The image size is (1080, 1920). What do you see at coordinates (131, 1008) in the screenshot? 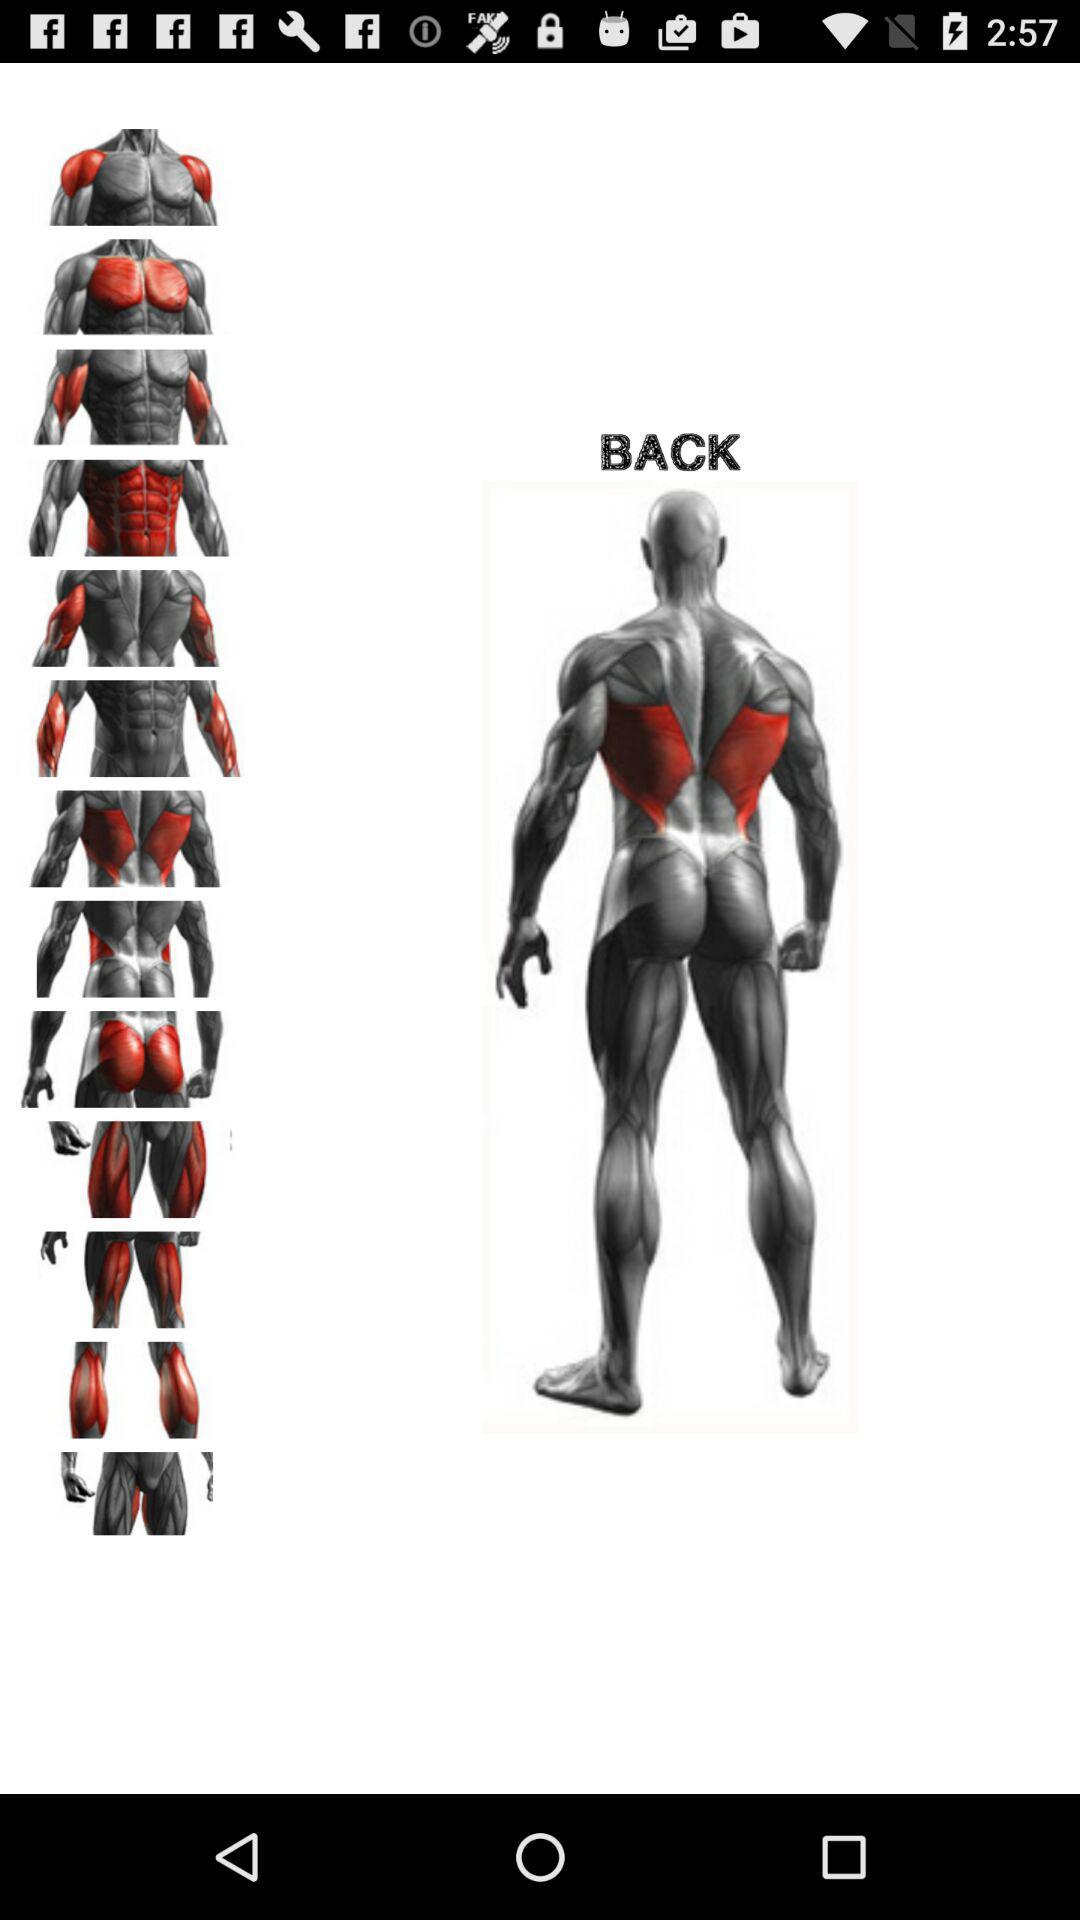
I see `the pause icon` at bounding box center [131, 1008].